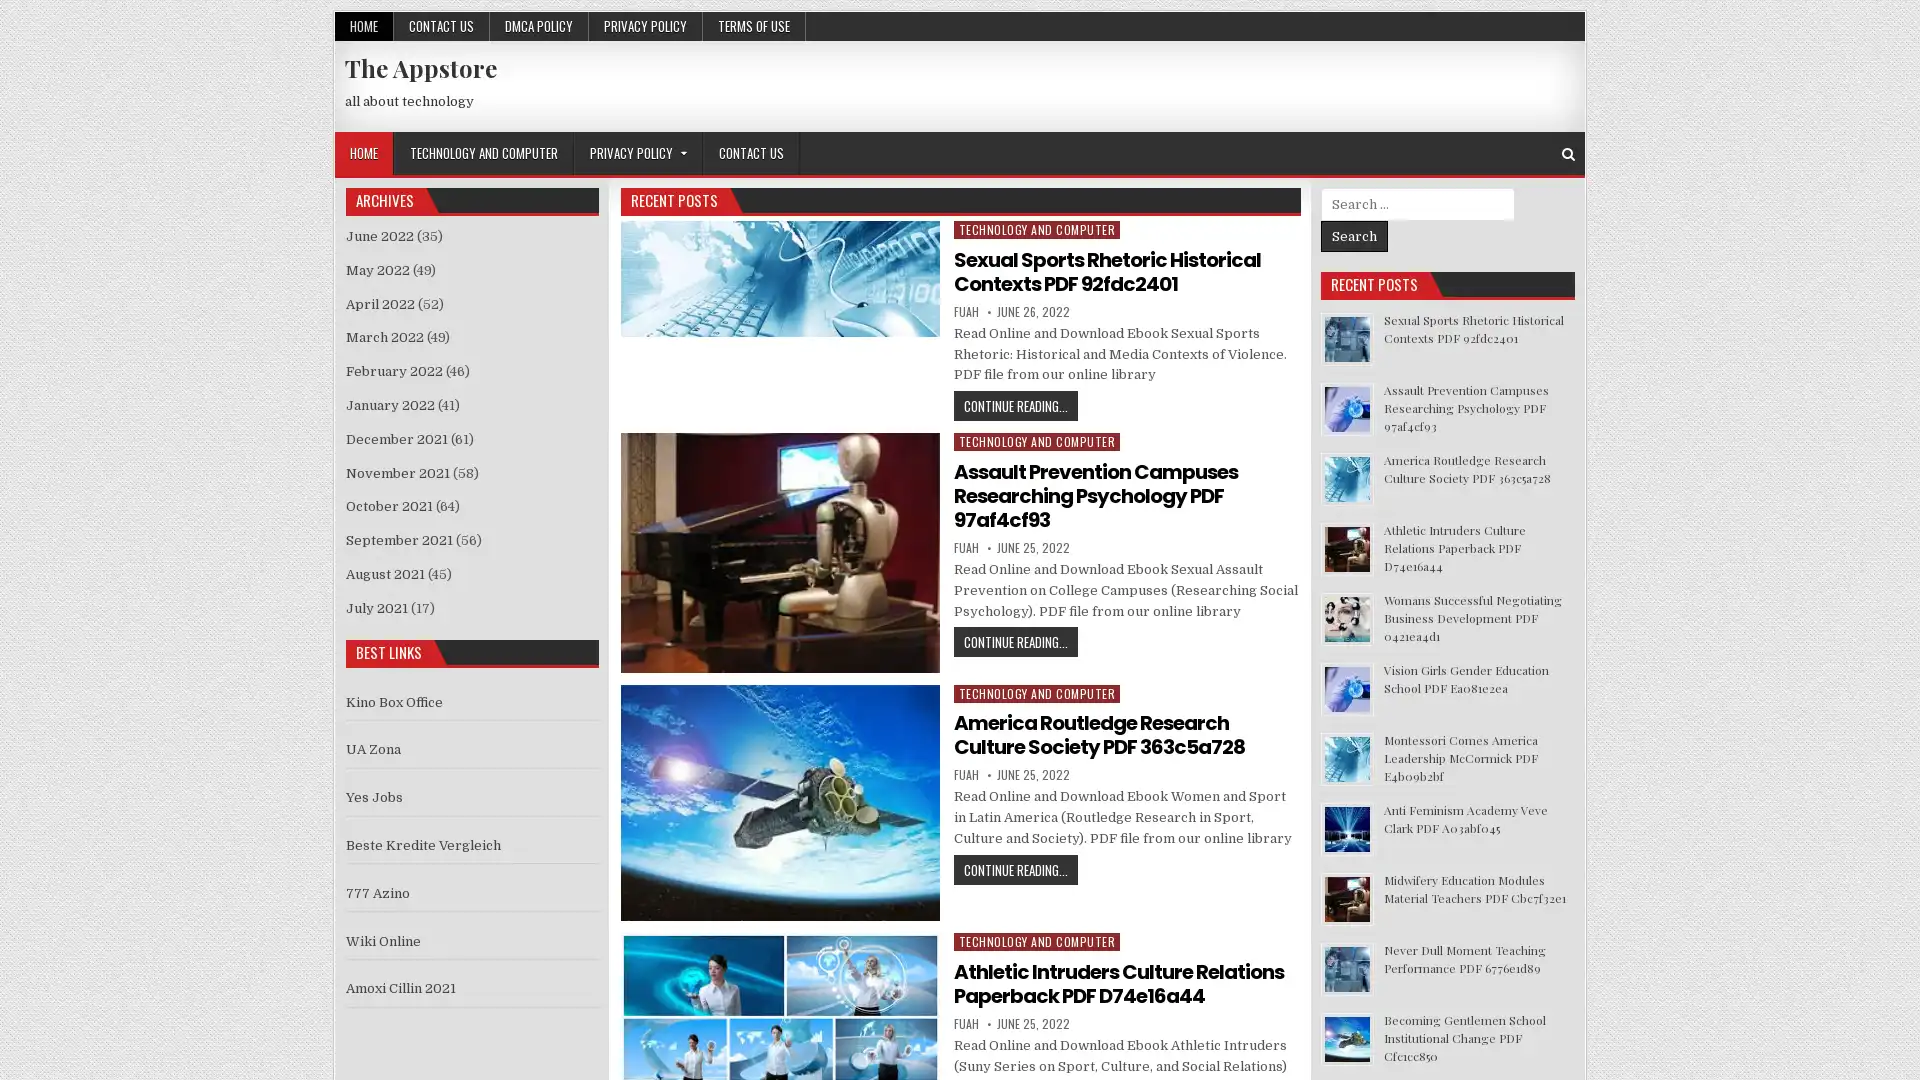 The width and height of the screenshot is (1920, 1080). What do you see at coordinates (1354, 235) in the screenshot?
I see `Search` at bounding box center [1354, 235].